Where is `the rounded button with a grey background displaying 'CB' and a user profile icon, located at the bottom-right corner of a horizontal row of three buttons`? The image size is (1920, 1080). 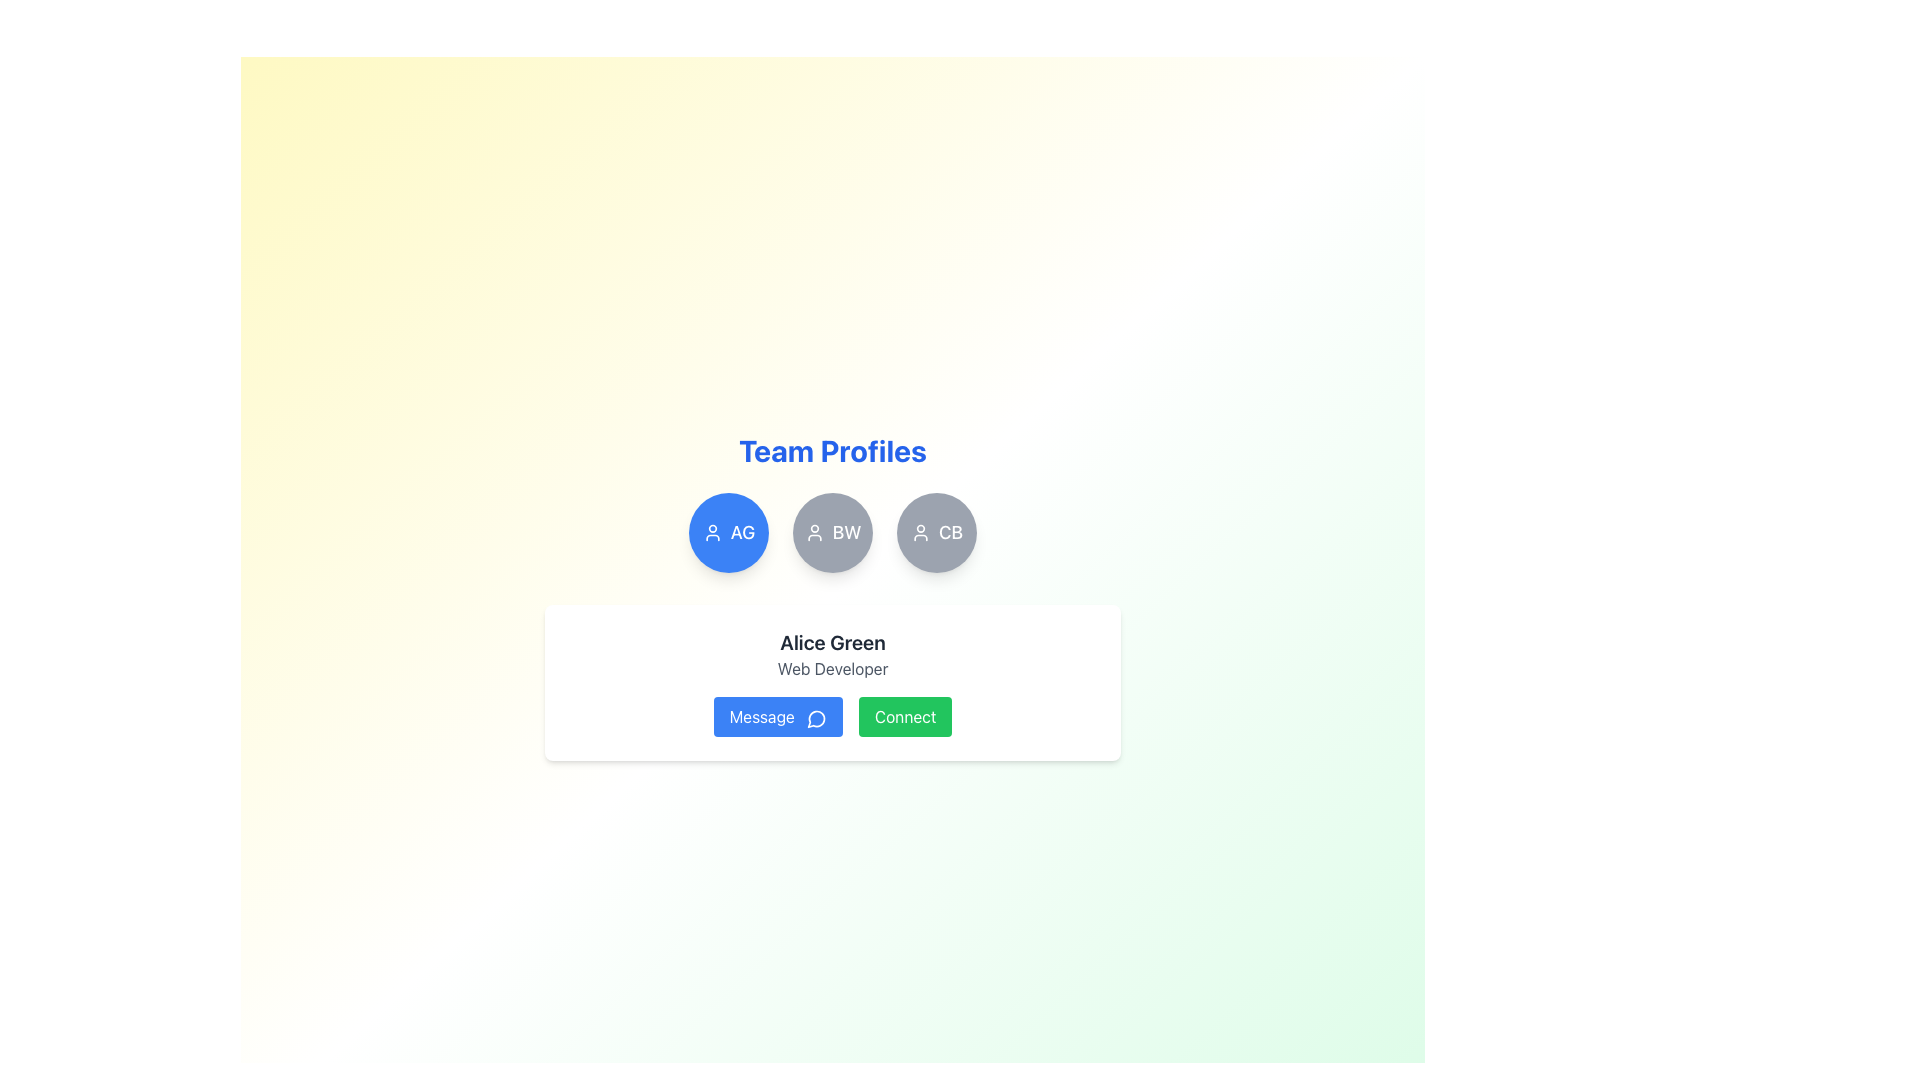 the rounded button with a grey background displaying 'CB' and a user profile icon, located at the bottom-right corner of a horizontal row of three buttons is located at coordinates (935, 531).